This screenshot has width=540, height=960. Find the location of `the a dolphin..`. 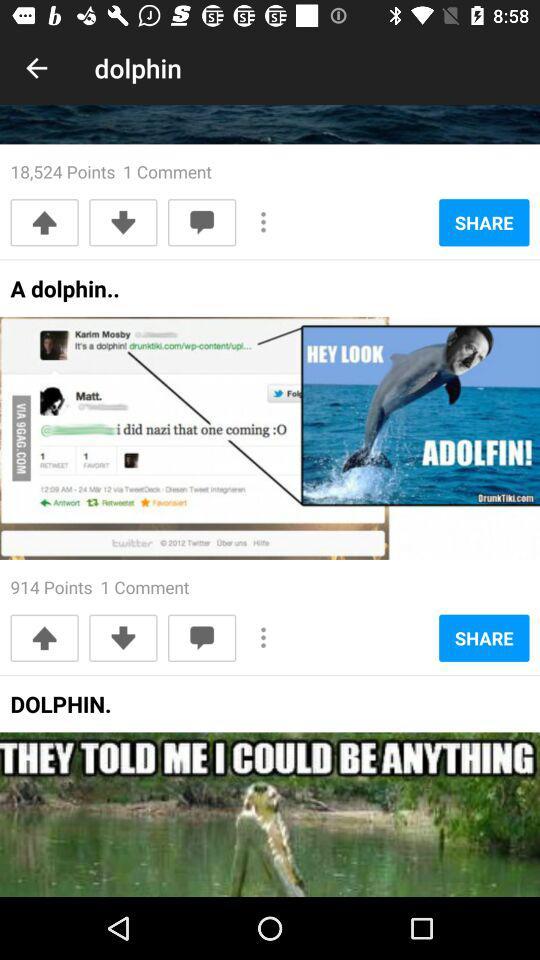

the a dolphin.. is located at coordinates (65, 294).